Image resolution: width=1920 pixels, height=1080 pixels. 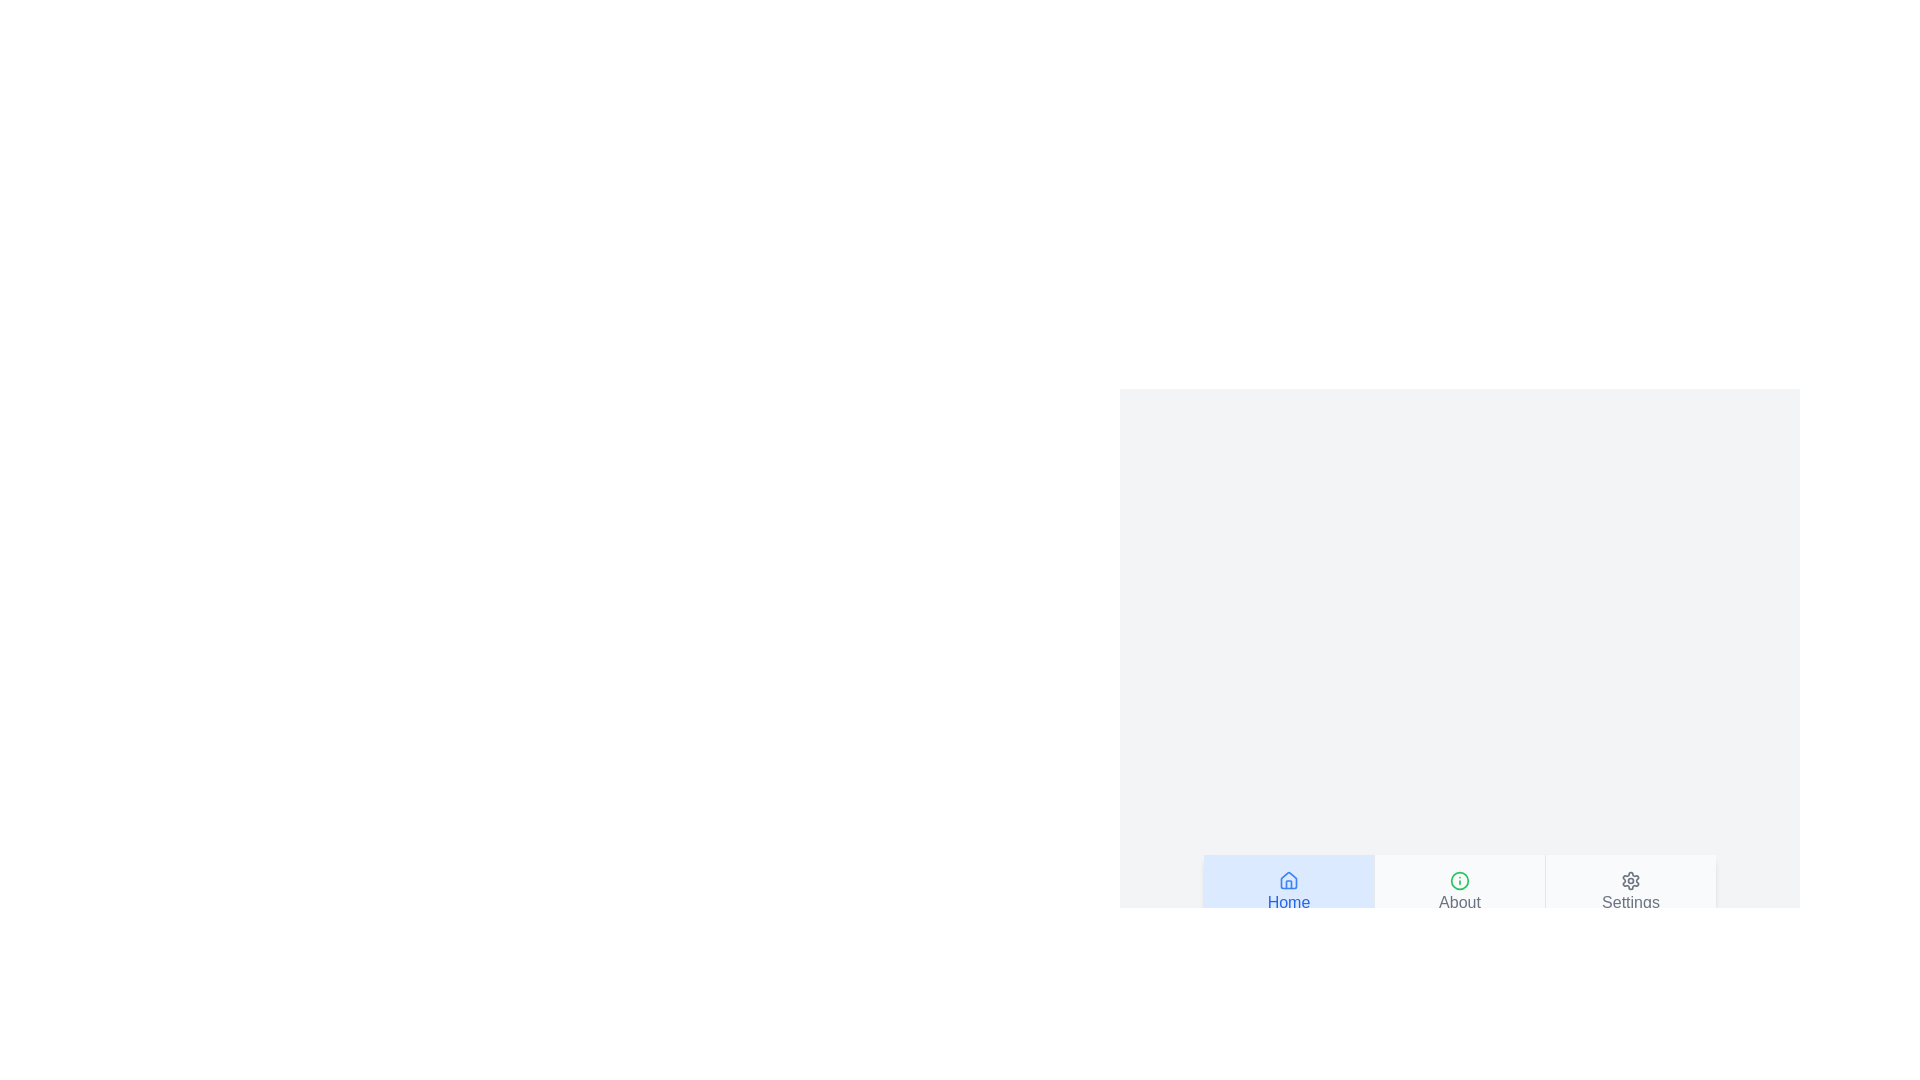 What do you see at coordinates (1289, 891) in the screenshot?
I see `the tab button labeled Home` at bounding box center [1289, 891].